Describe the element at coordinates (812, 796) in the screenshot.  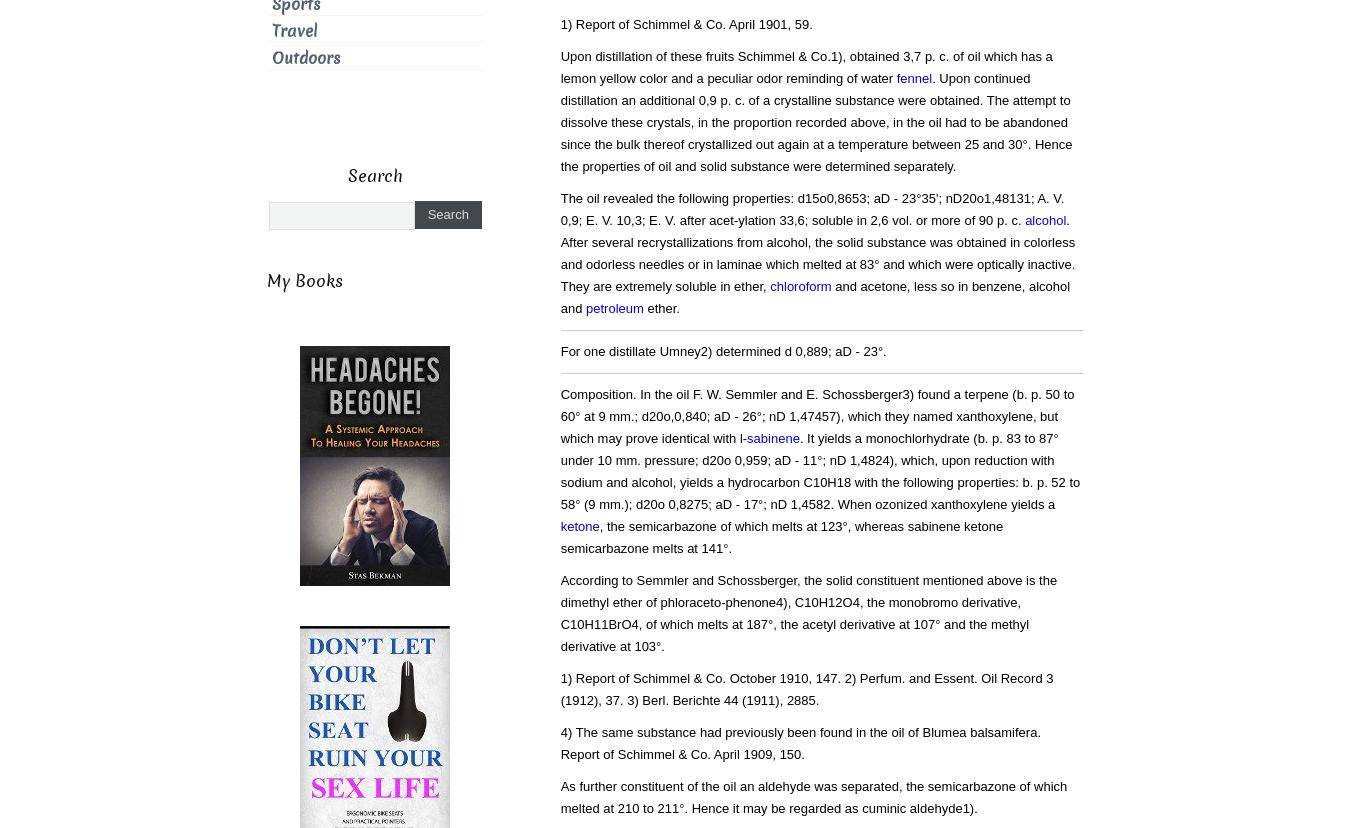
I see `'As further constituent of the oil an aldehyde was separated, the semicarbazone of which melted at 210 to 211°. Hence it may be regarded as cuminic aldehyde1).'` at that location.